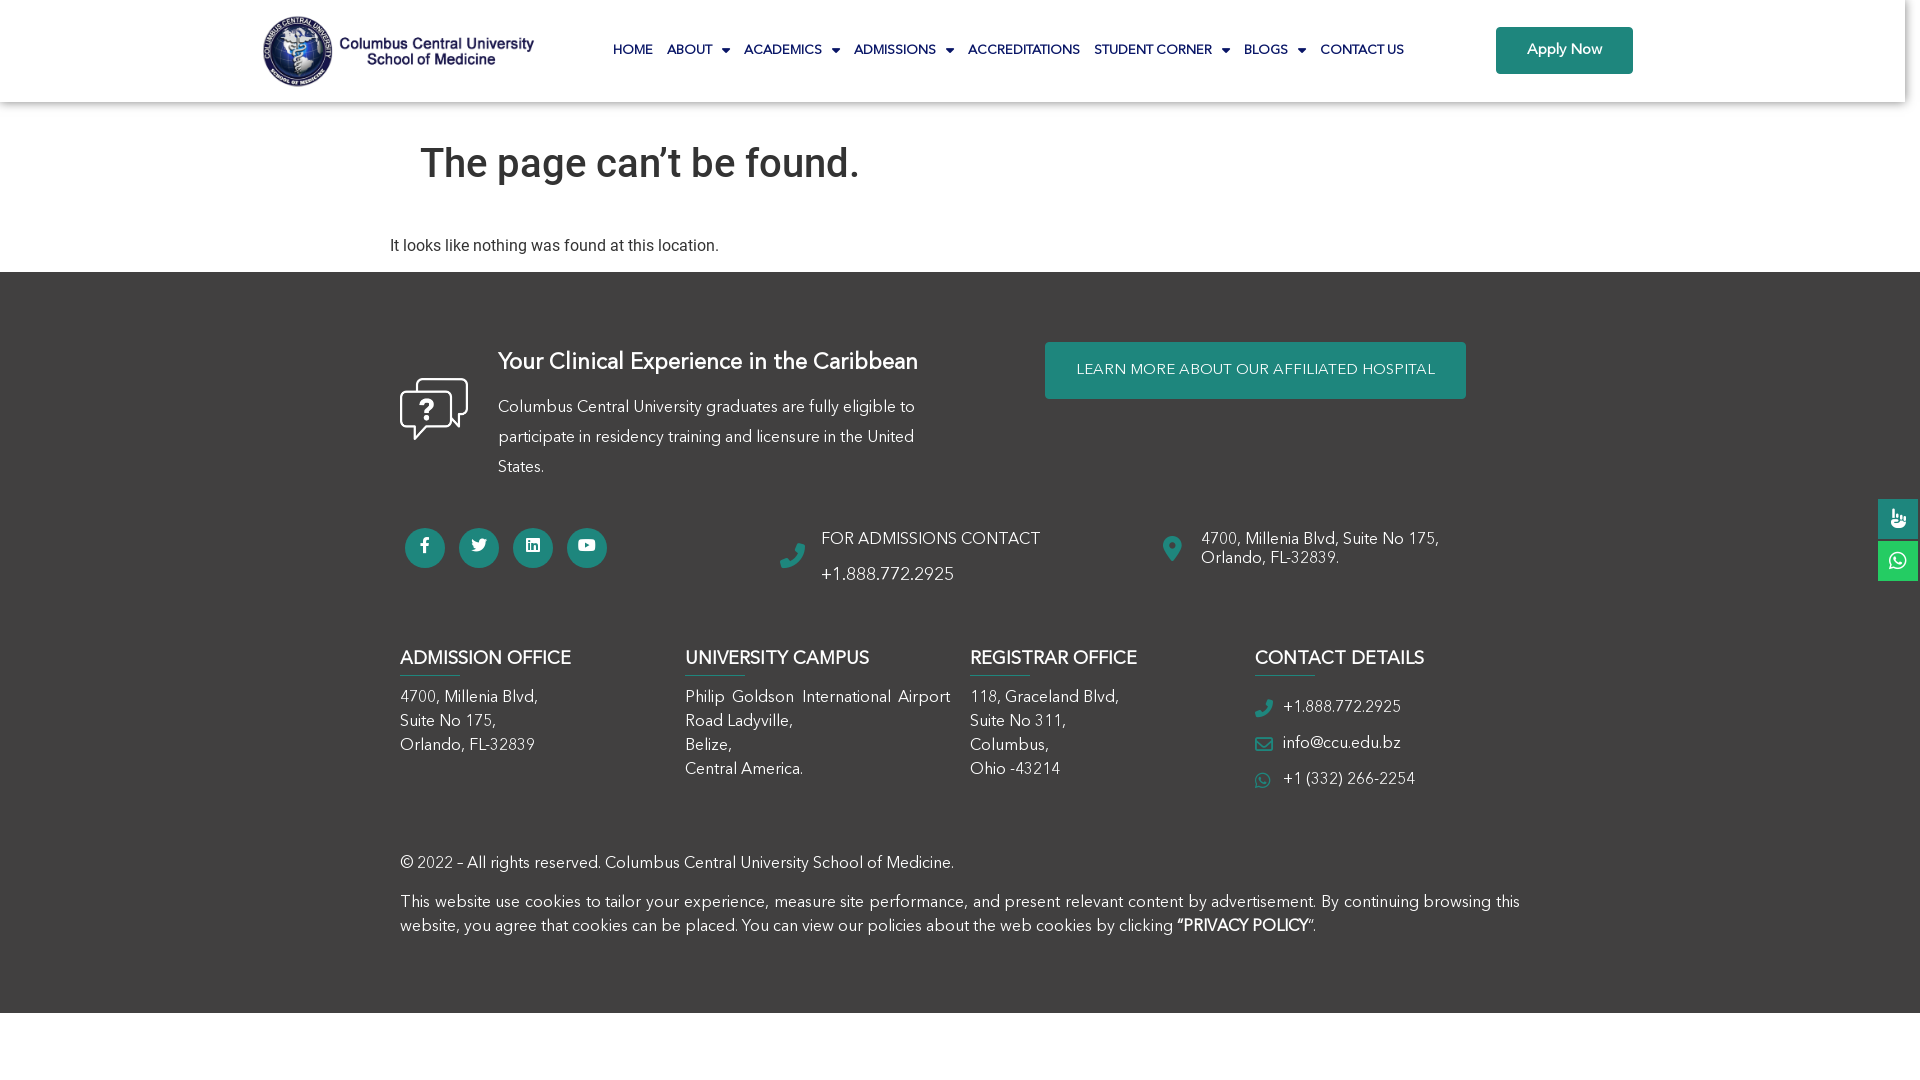 Image resolution: width=1920 pixels, height=1080 pixels. I want to click on 'ABOUT', so click(698, 49).